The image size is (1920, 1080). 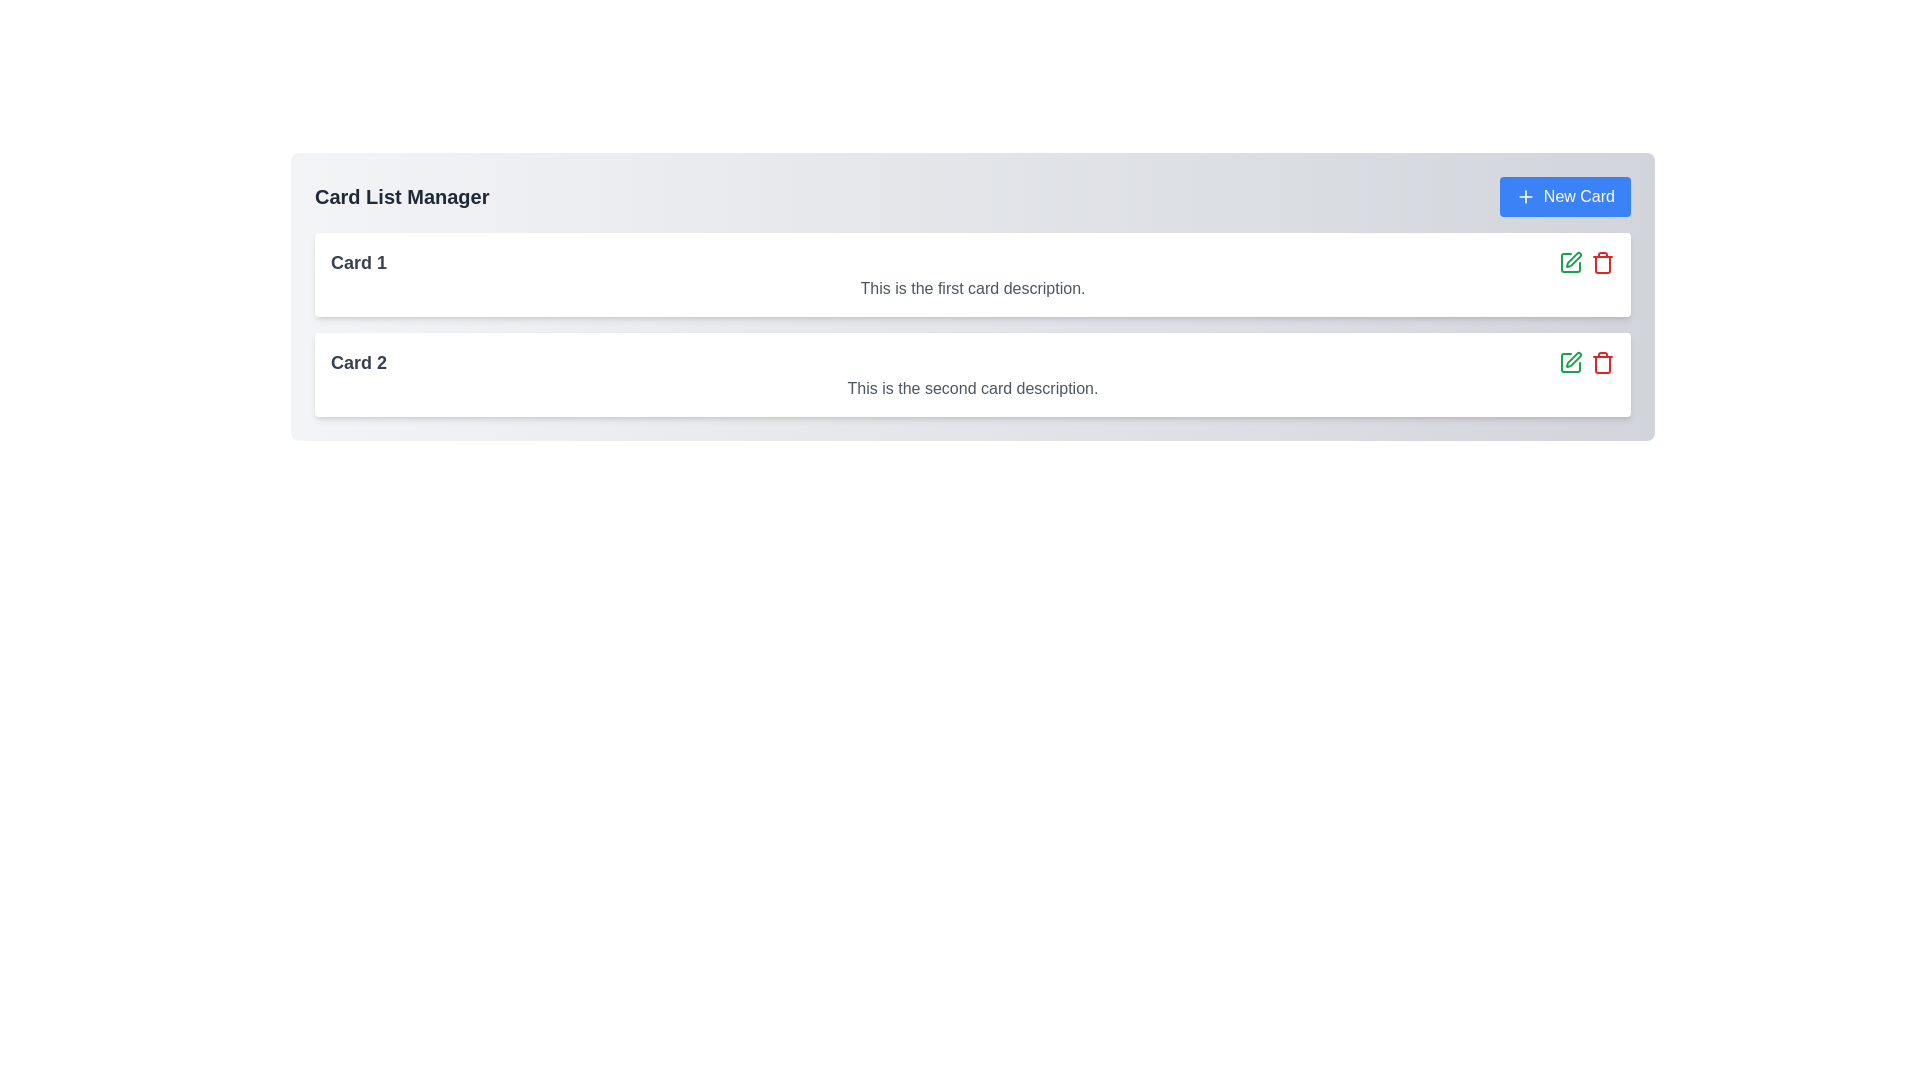 What do you see at coordinates (1569, 362) in the screenshot?
I see `the green edit icon button, which features a square and pencil motif, located in the second card of the list interface and positioned to the left of the red delete icon, to potentially reveal additional information` at bounding box center [1569, 362].